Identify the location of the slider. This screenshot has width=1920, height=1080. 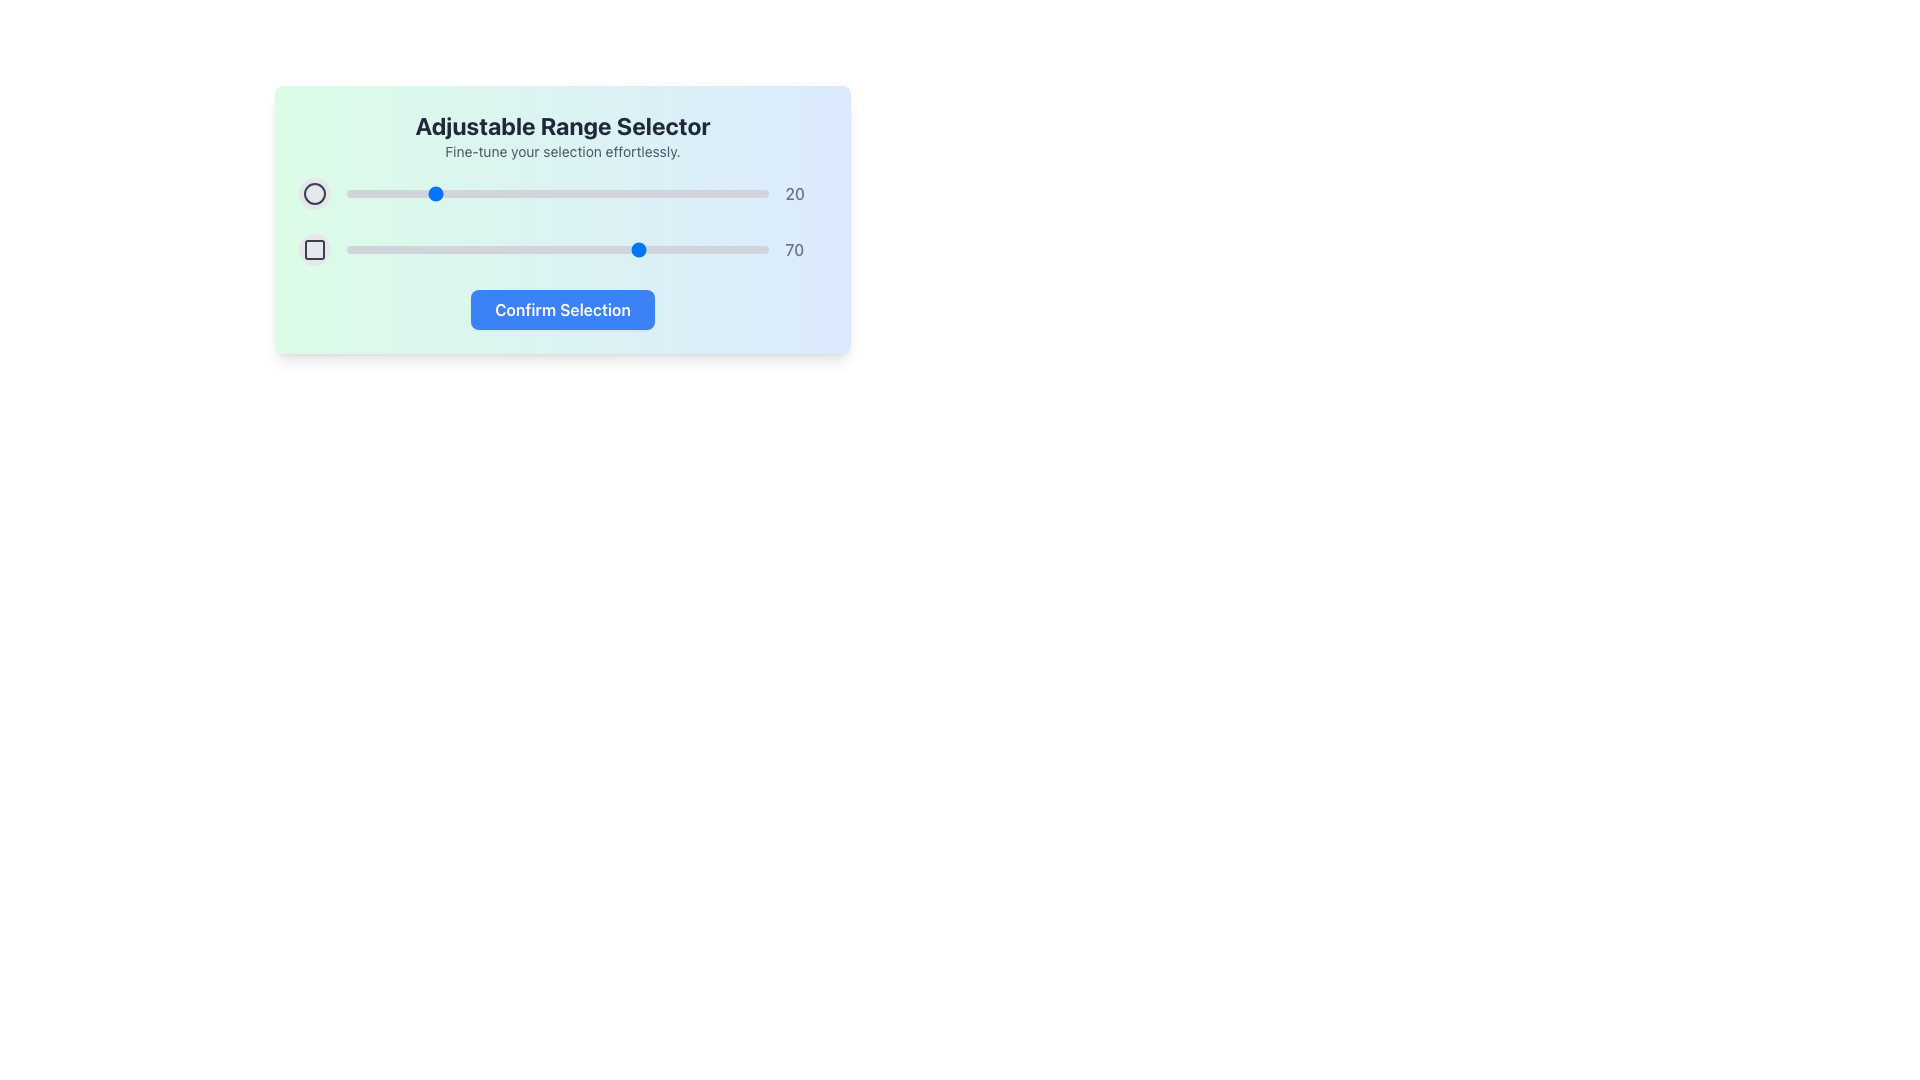
(351, 249).